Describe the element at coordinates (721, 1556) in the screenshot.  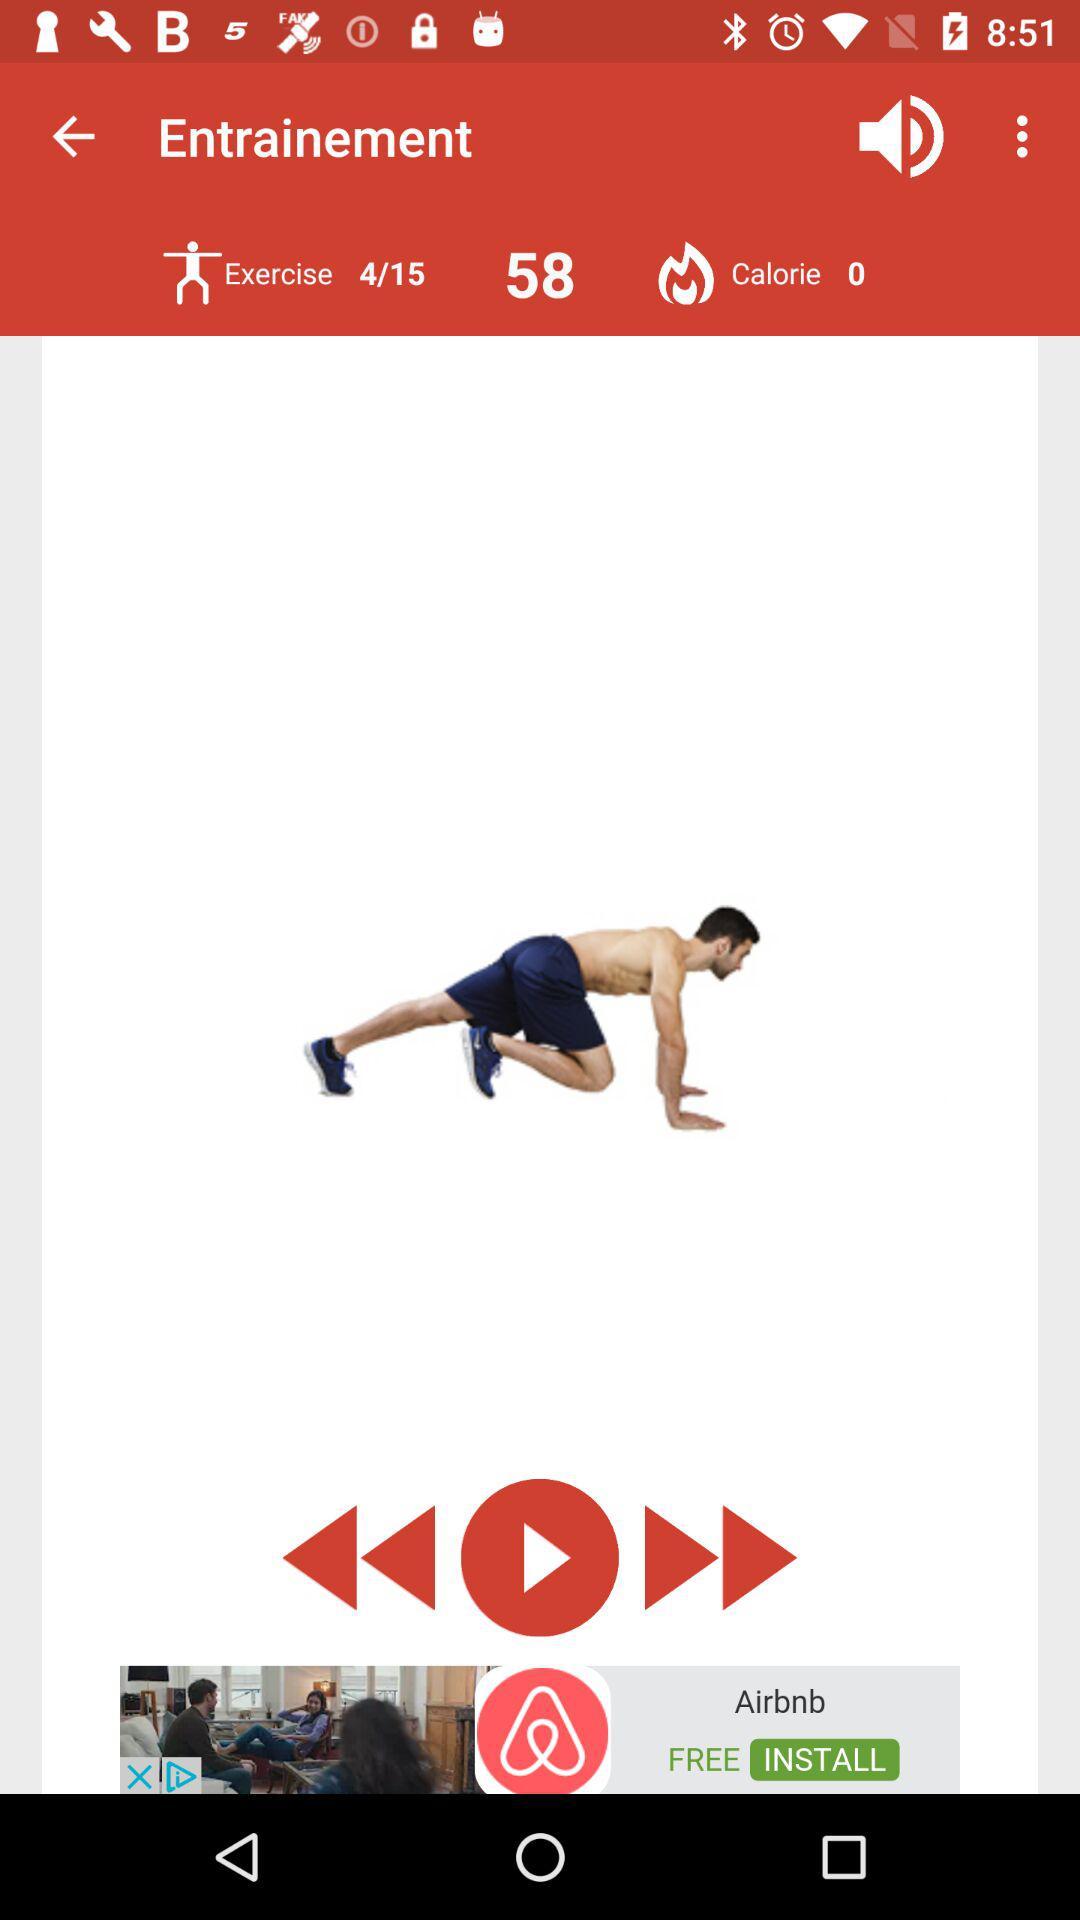
I see `fast forward` at that location.